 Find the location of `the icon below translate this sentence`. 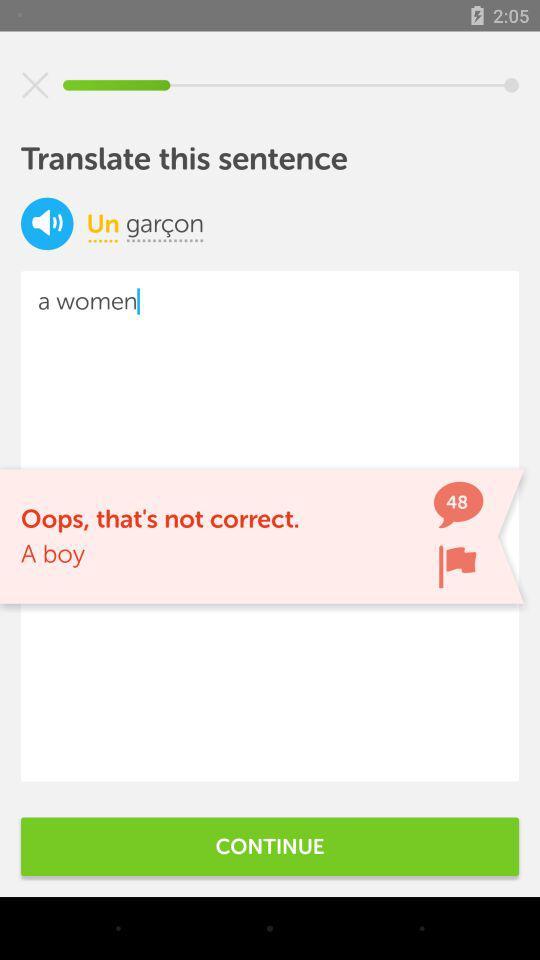

the icon below translate this sentence is located at coordinates (103, 223).